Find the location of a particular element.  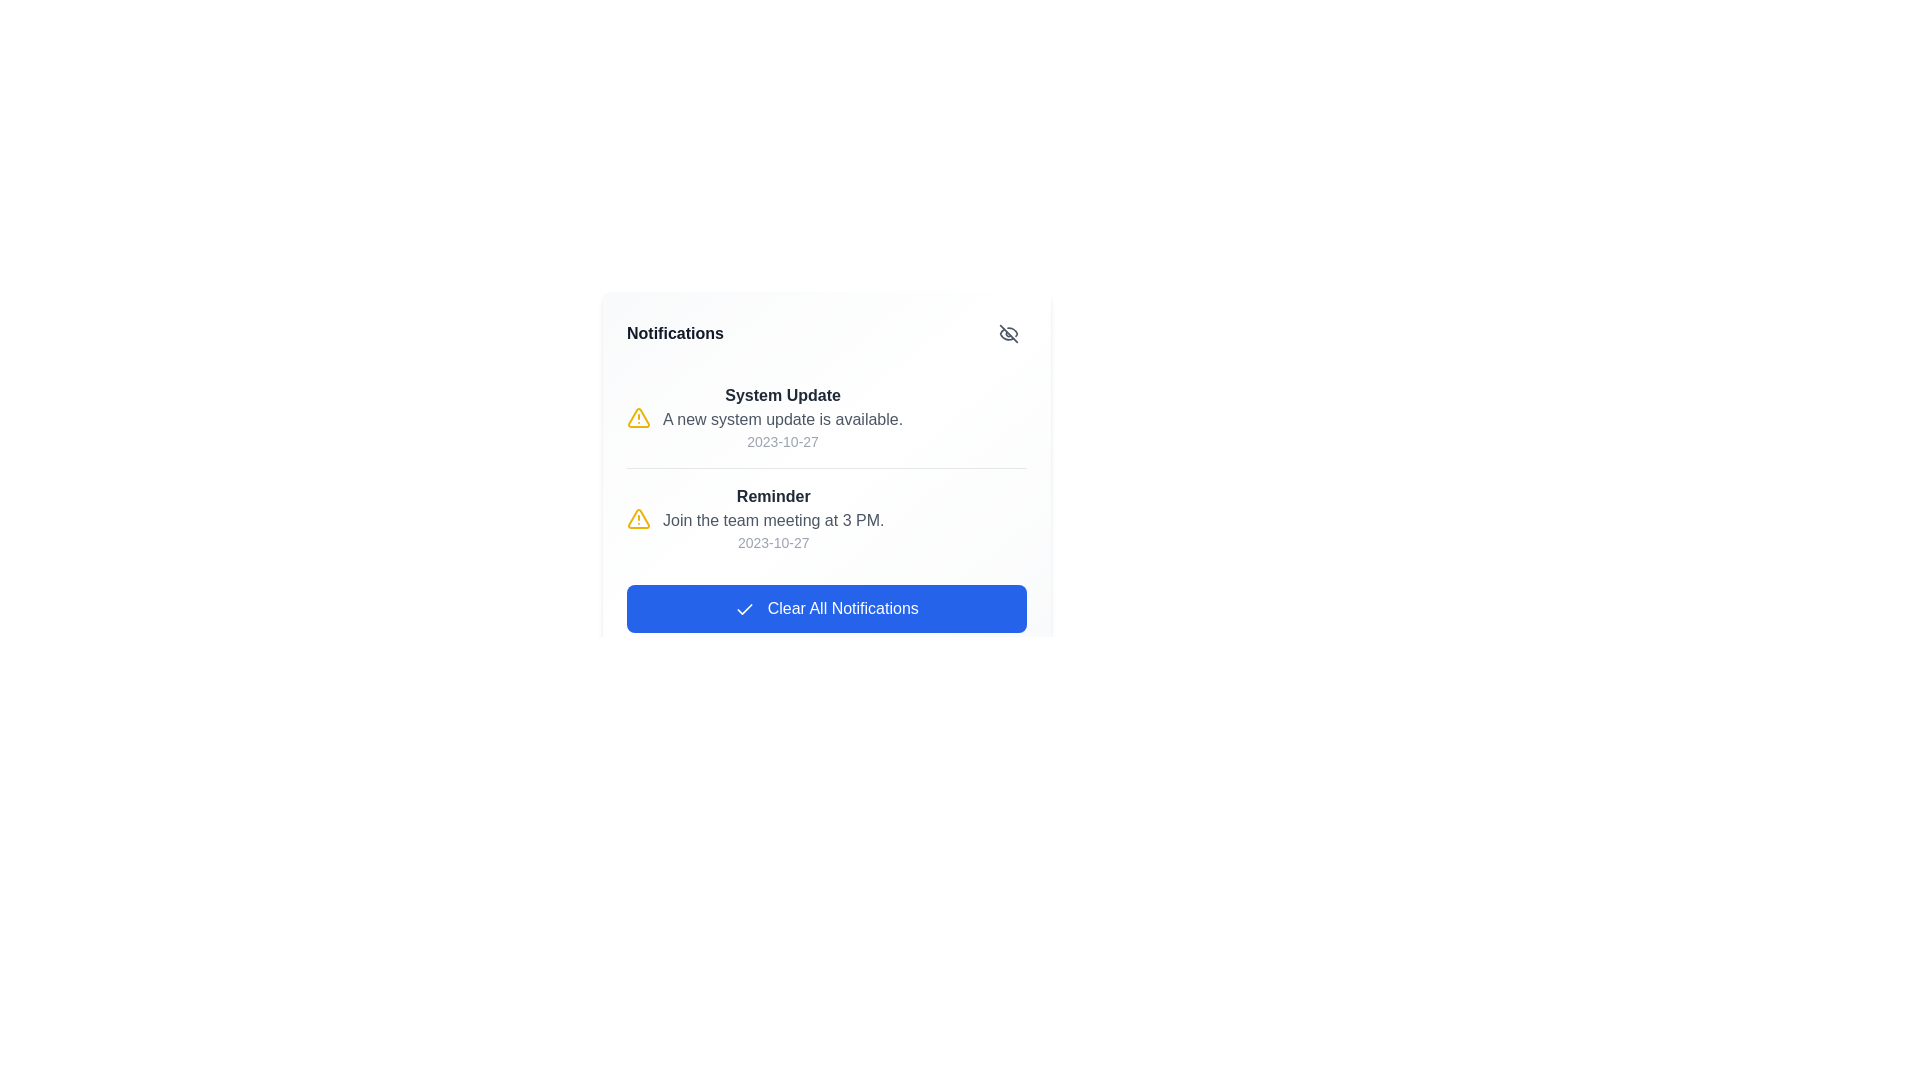

the date text label displaying '2023-10-27', which is styled in light gray and located under the descriptive text in the 'System Update' notification box is located at coordinates (781, 441).